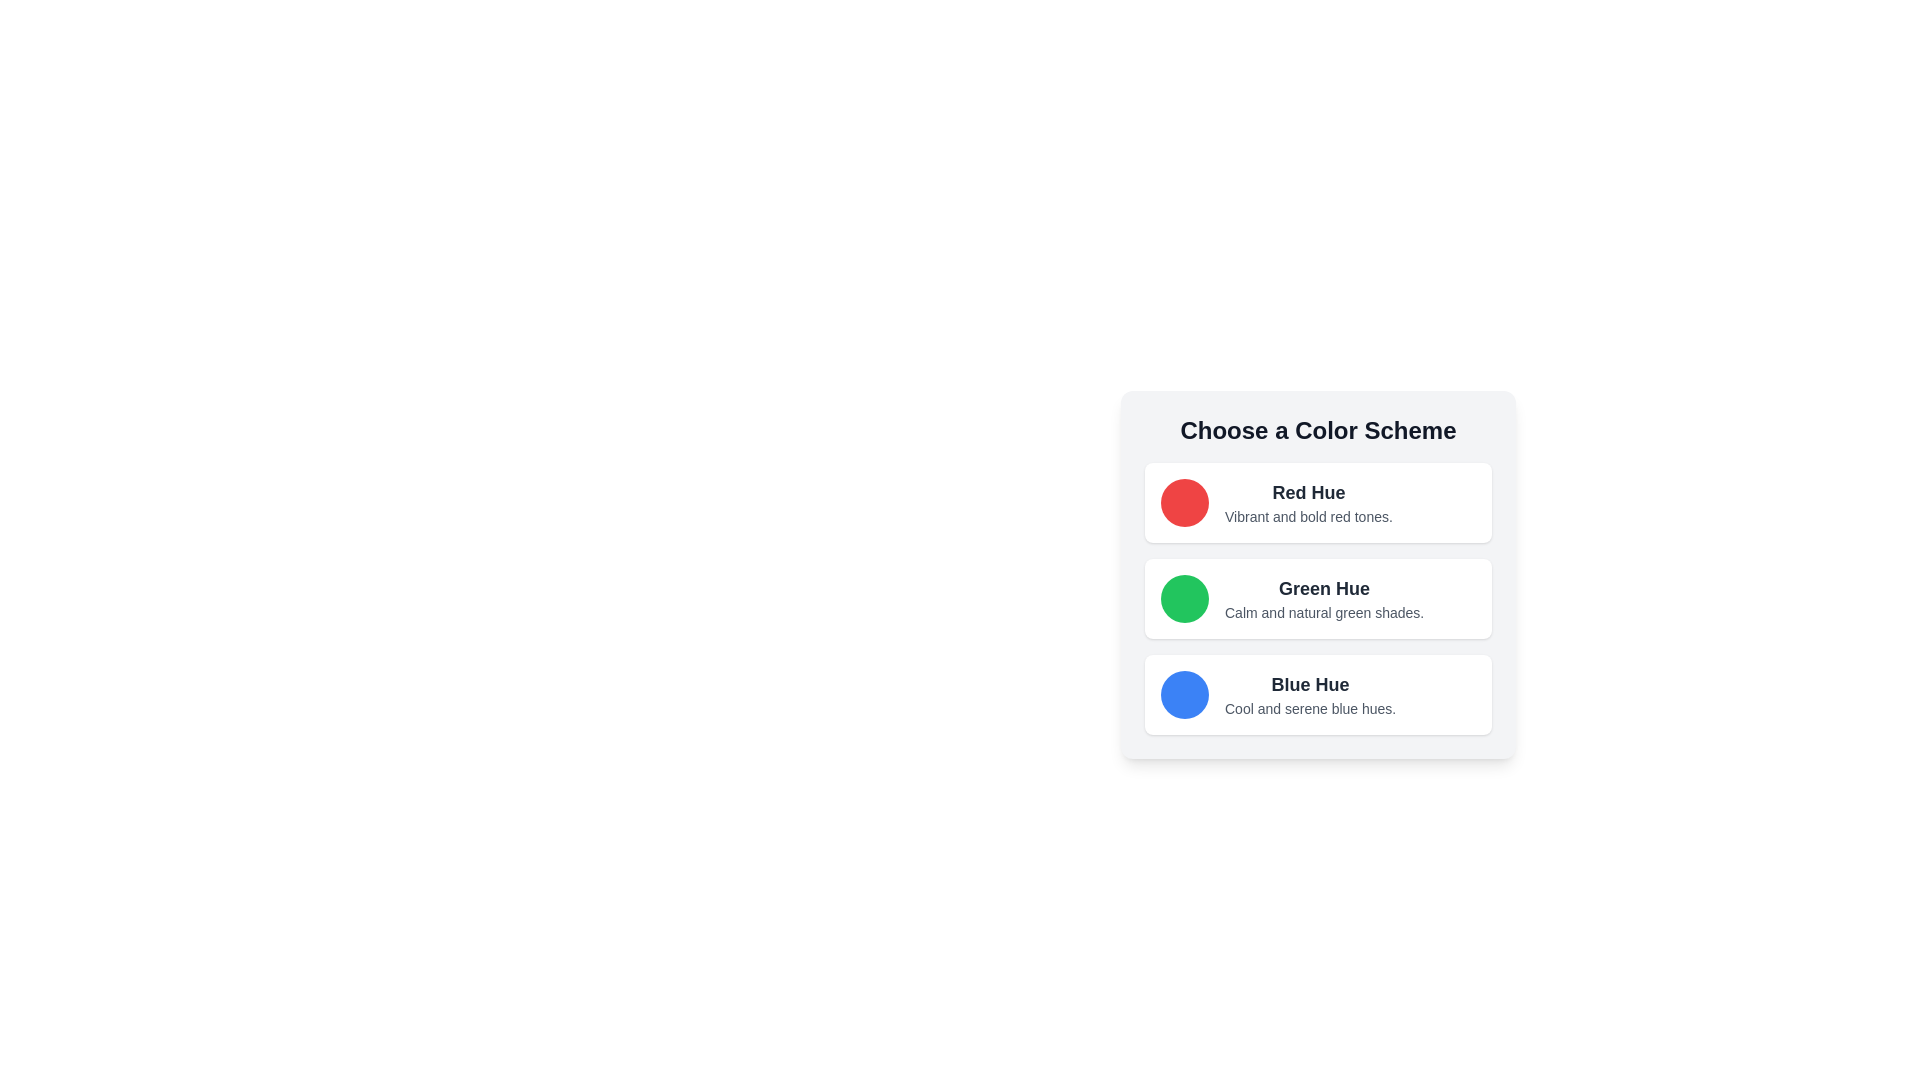  I want to click on the vibrant red circular color swatch located near the title 'Red Hue' and above the description text 'Vibrant and bold red tones', so click(1185, 501).